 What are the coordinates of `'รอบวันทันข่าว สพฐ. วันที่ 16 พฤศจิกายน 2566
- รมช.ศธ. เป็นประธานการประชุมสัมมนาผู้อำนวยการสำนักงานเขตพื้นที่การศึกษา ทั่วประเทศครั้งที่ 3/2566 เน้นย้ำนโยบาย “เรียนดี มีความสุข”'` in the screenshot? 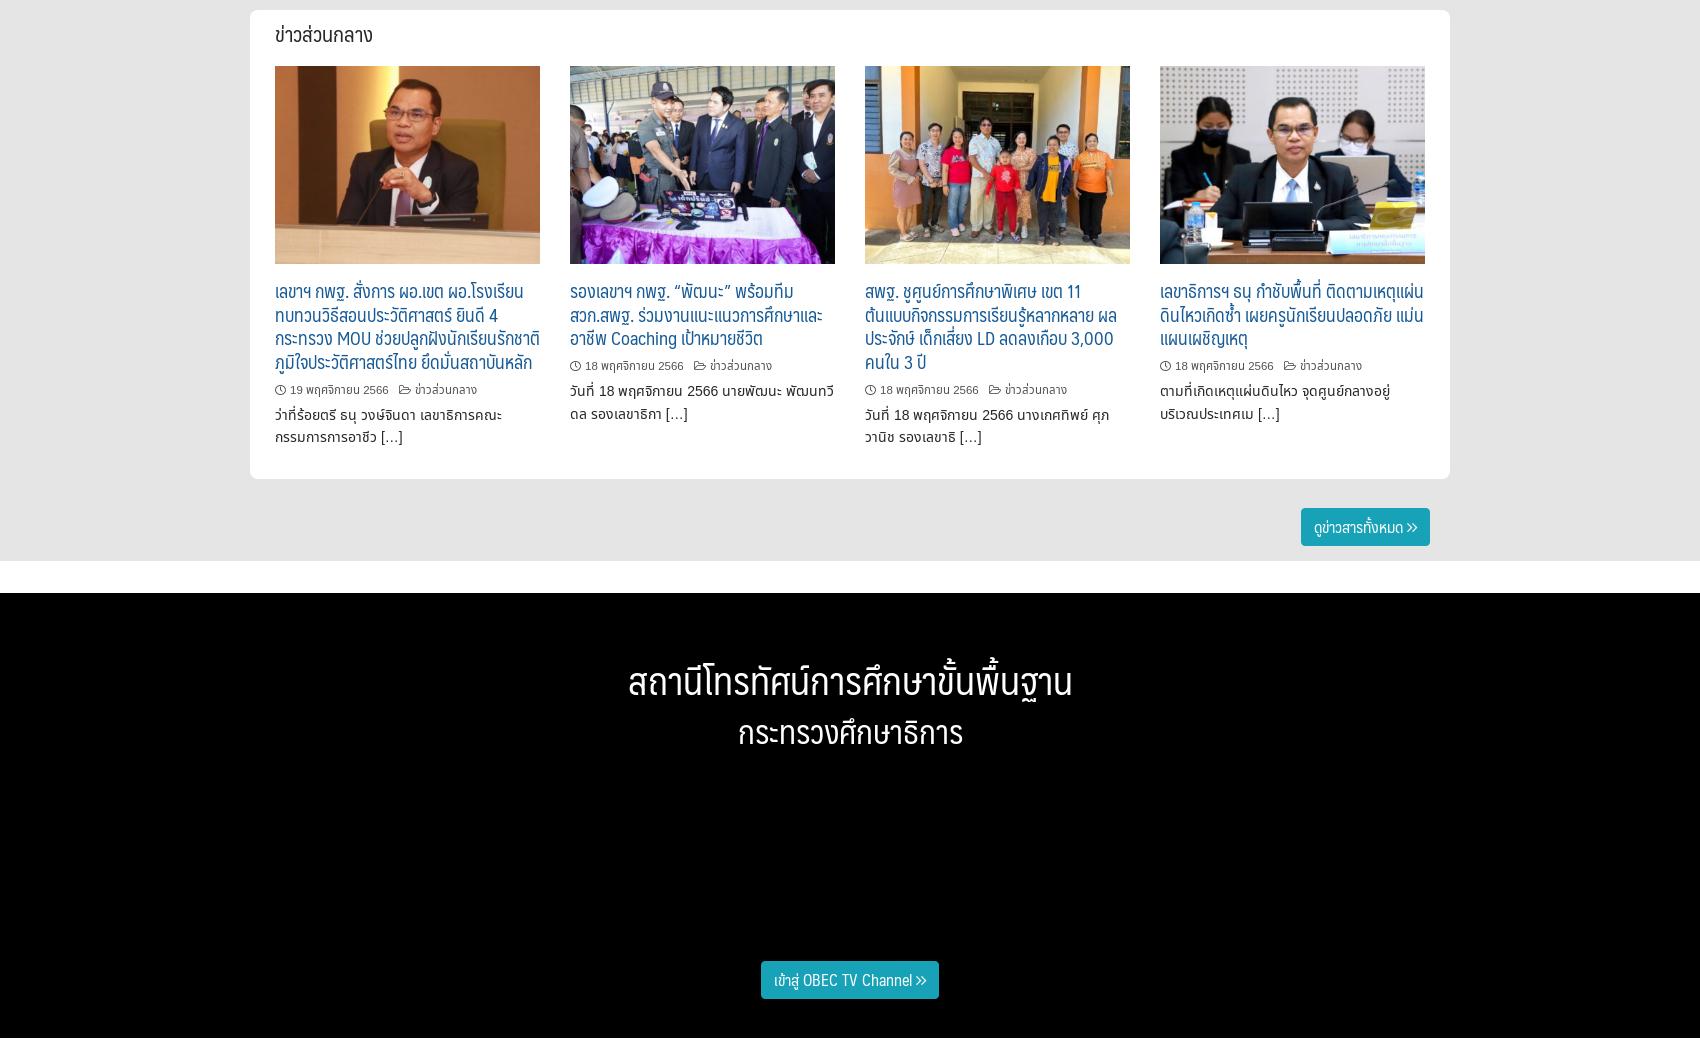 It's located at (1145, 874).